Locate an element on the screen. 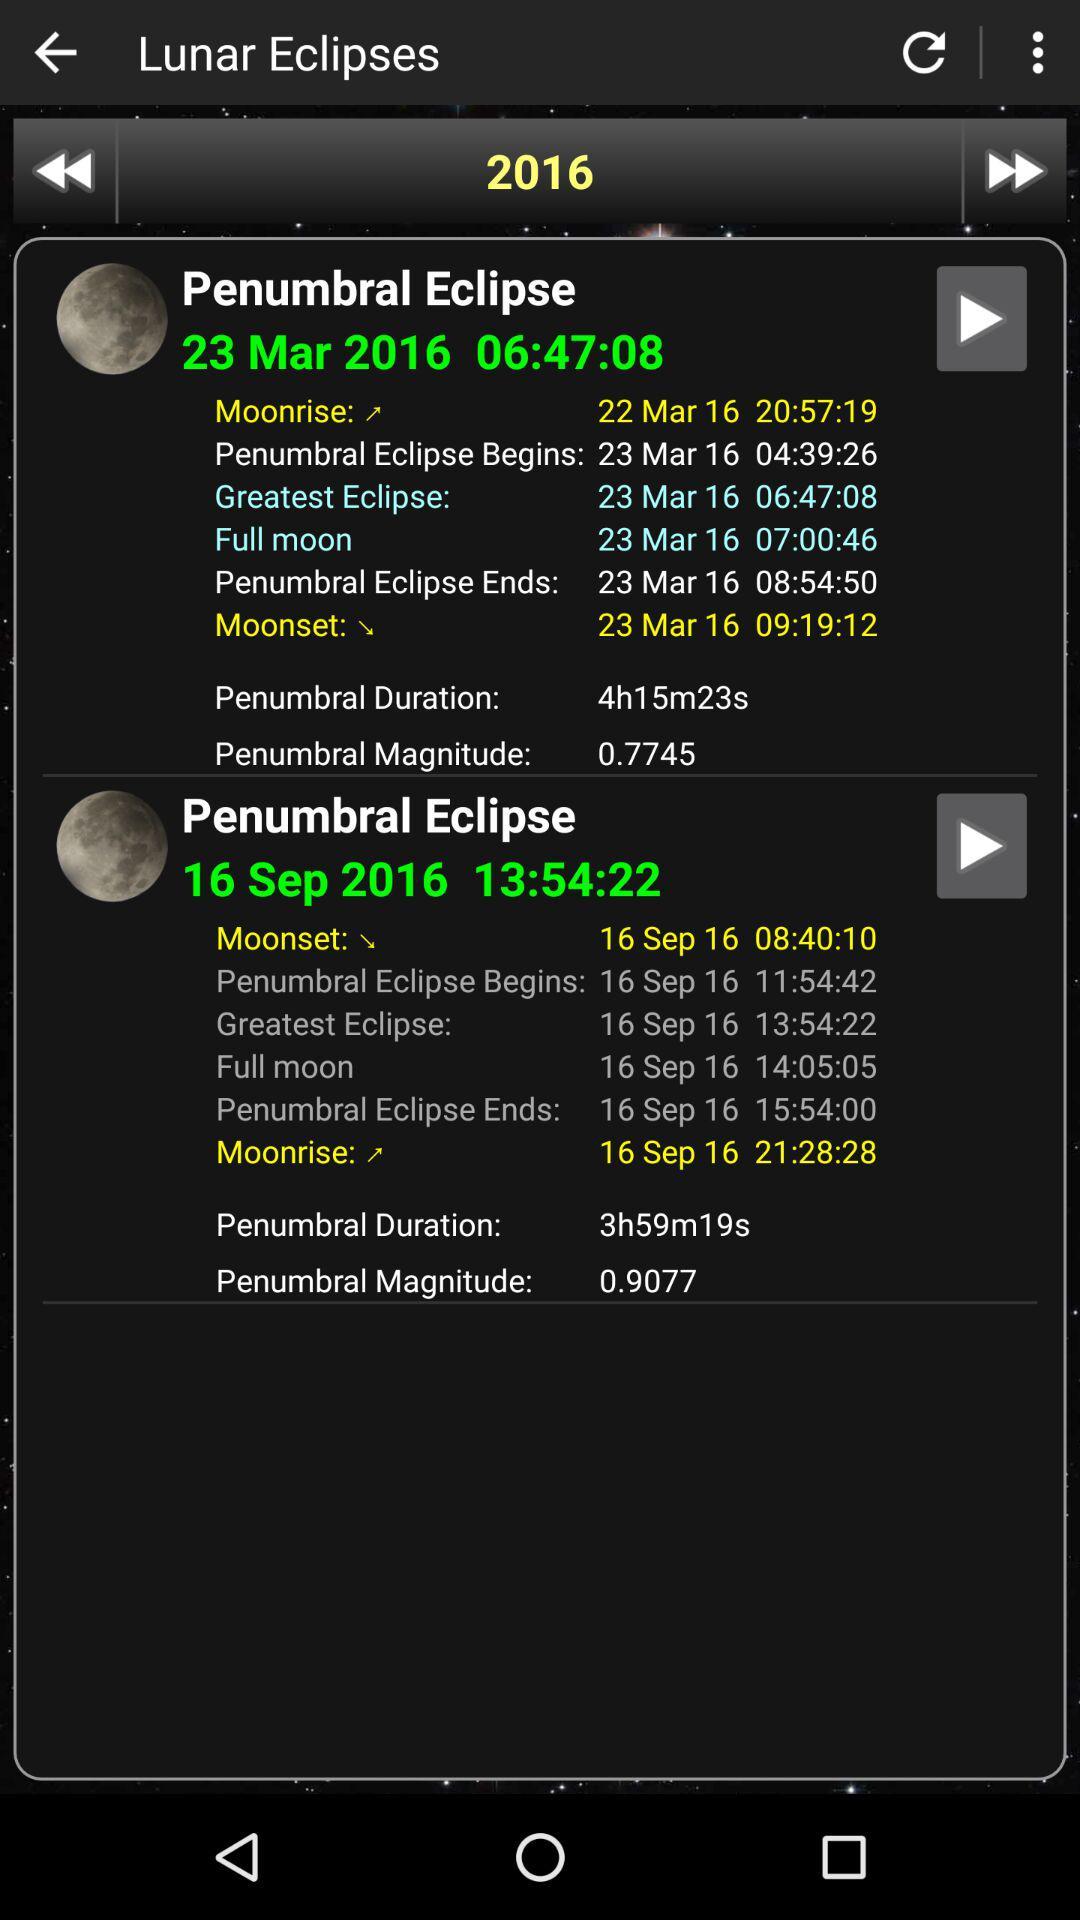 The height and width of the screenshot is (1920, 1080). switch to previous page is located at coordinates (54, 52).